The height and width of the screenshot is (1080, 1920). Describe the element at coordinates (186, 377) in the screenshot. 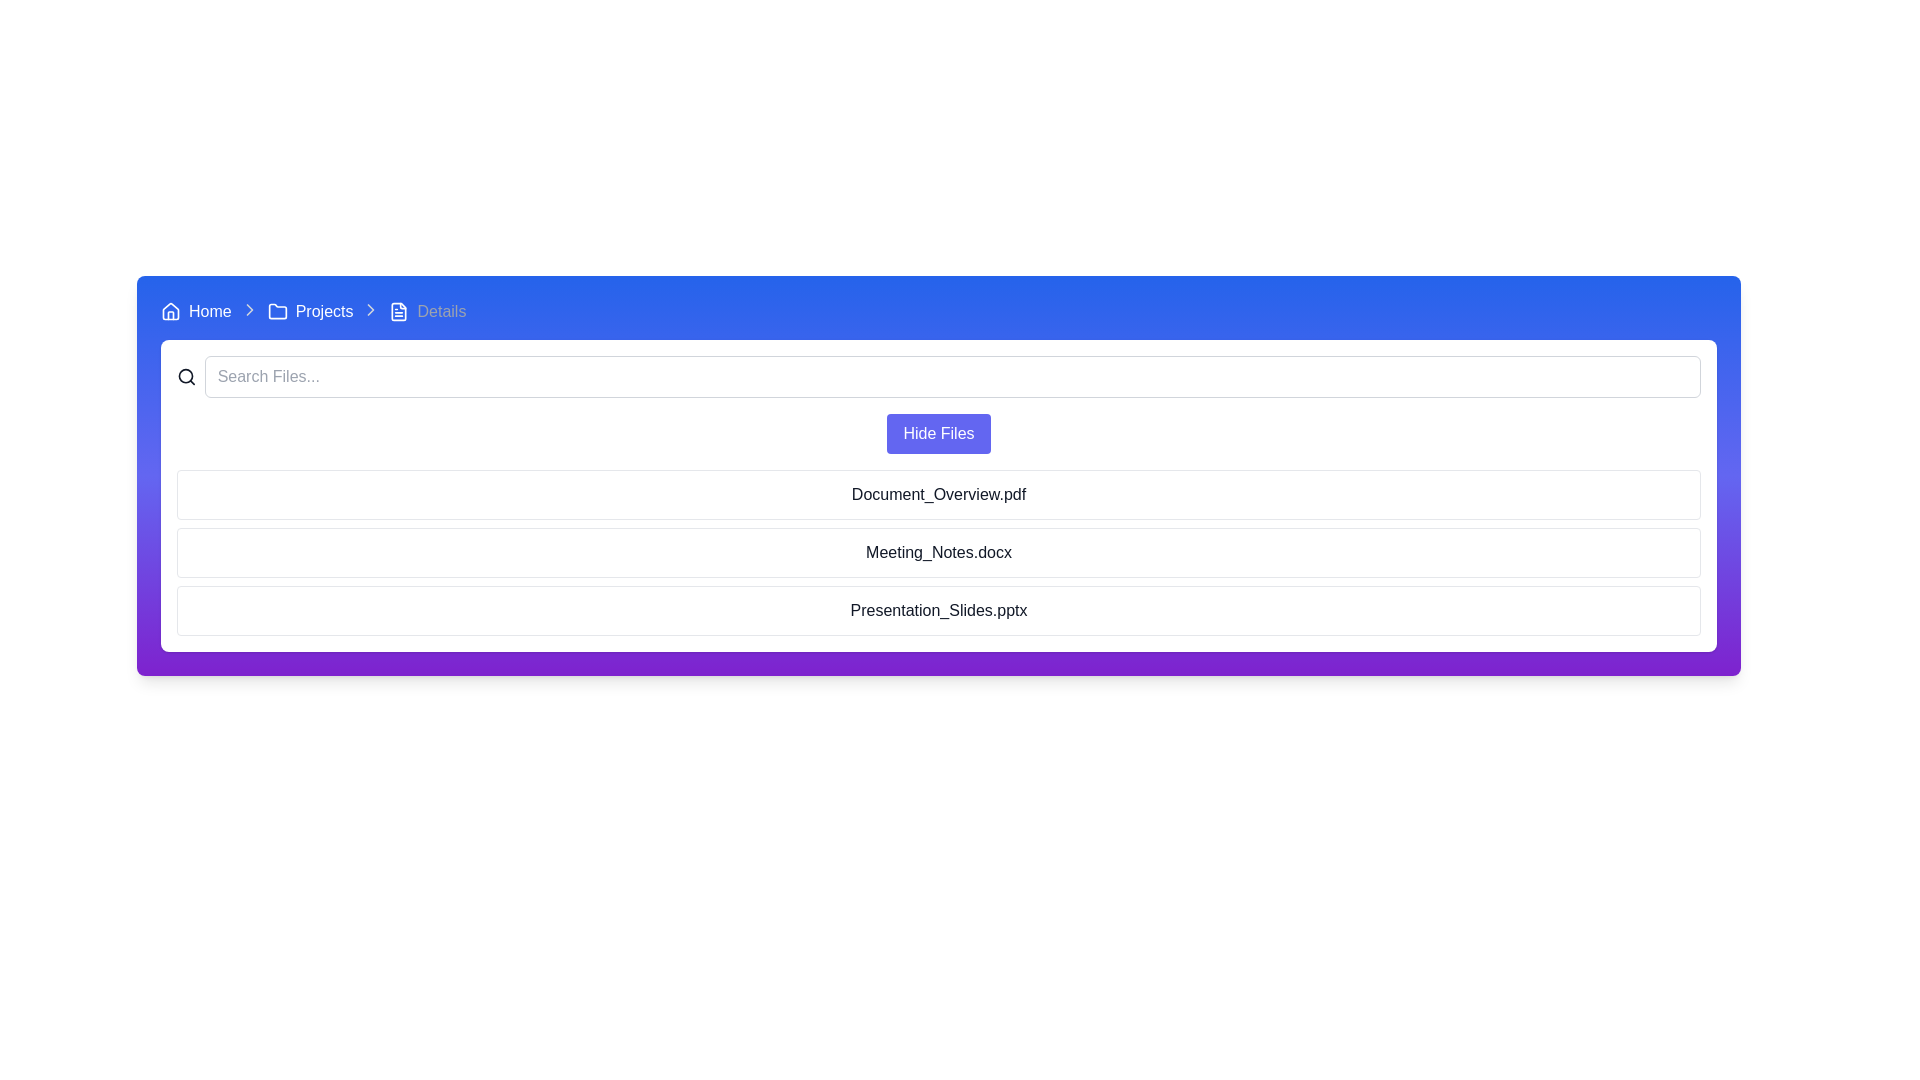

I see `the magnifying glass icon element` at that location.